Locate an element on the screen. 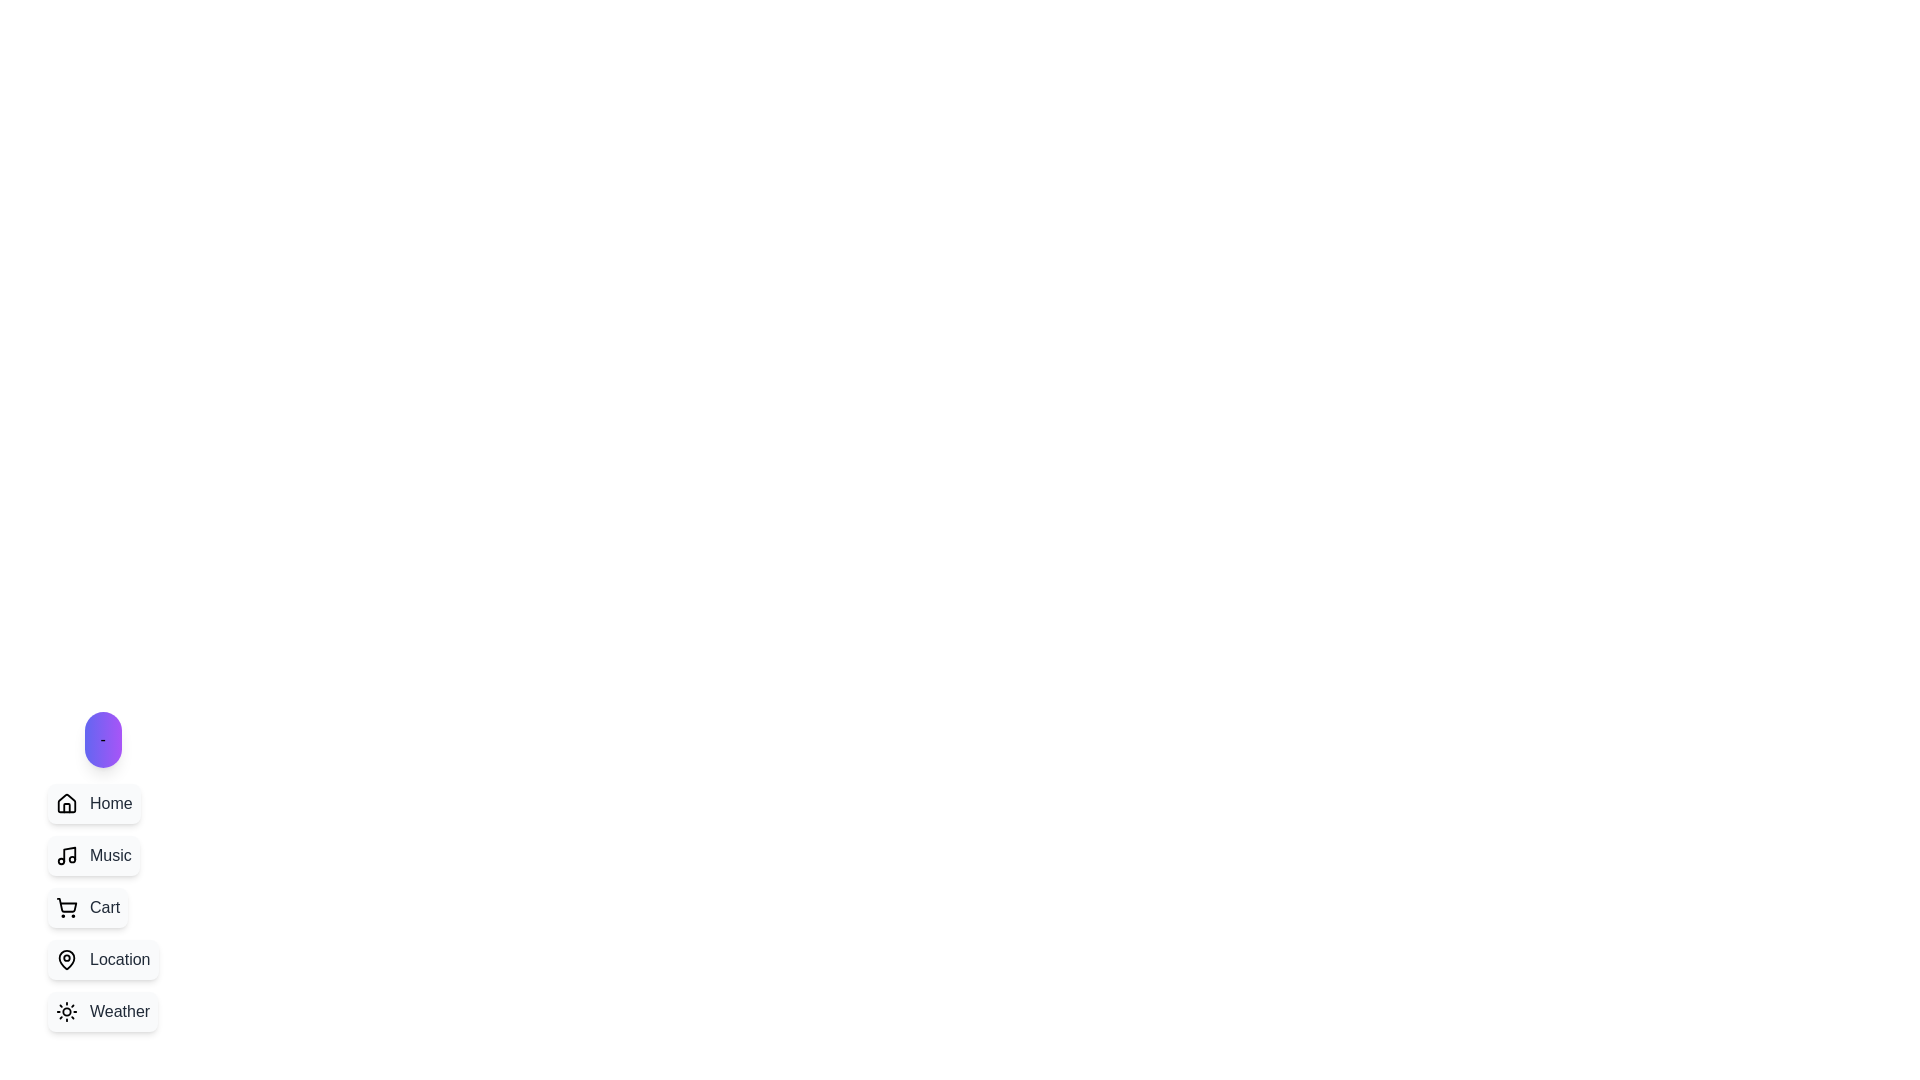 The height and width of the screenshot is (1080, 1920). the 'Cart' button, which is the third button in a vertical sidebar menu, to change its background color is located at coordinates (87, 907).